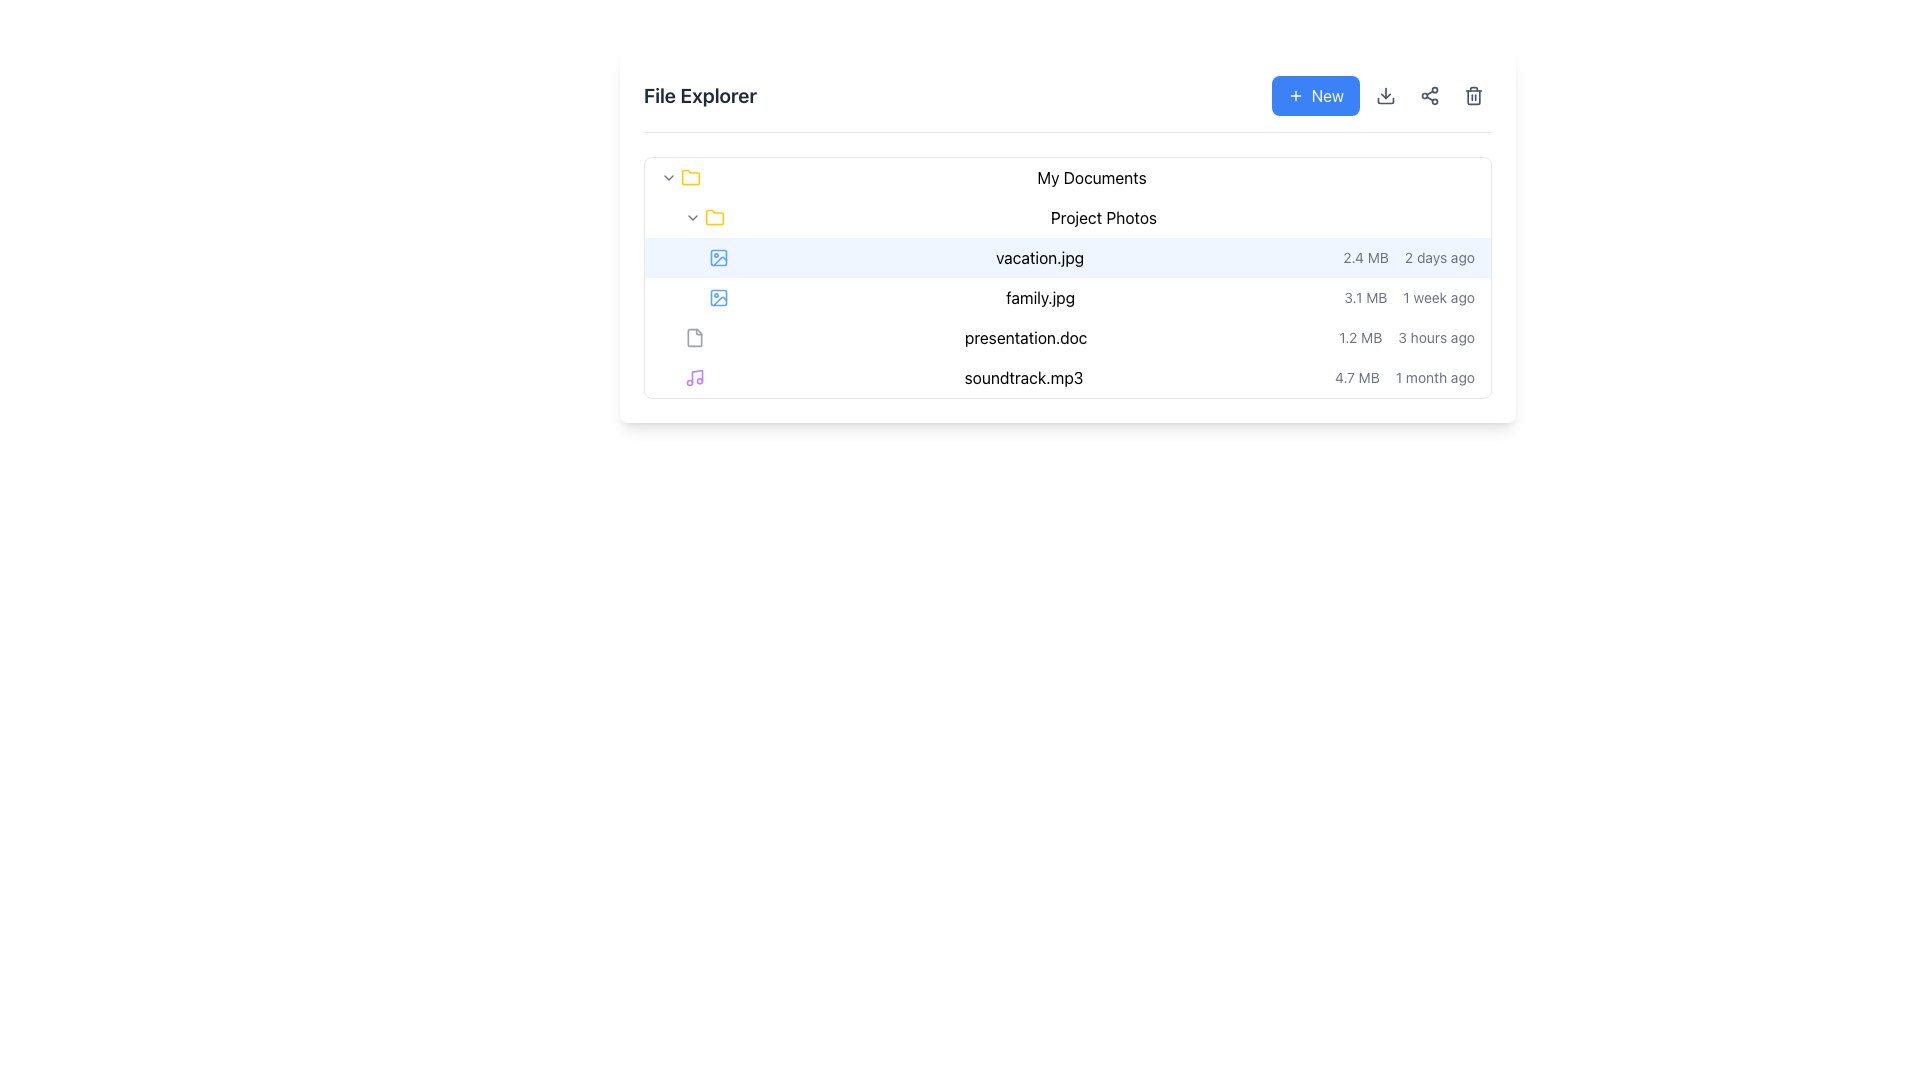 This screenshot has height=1080, width=1920. Describe the element at coordinates (1385, 96) in the screenshot. I see `the download button located in the top-right section of the interface, directly to the right of the blue 'New' button and left of the 'Share' button with a connected-dots icon, to initiate a download` at that location.